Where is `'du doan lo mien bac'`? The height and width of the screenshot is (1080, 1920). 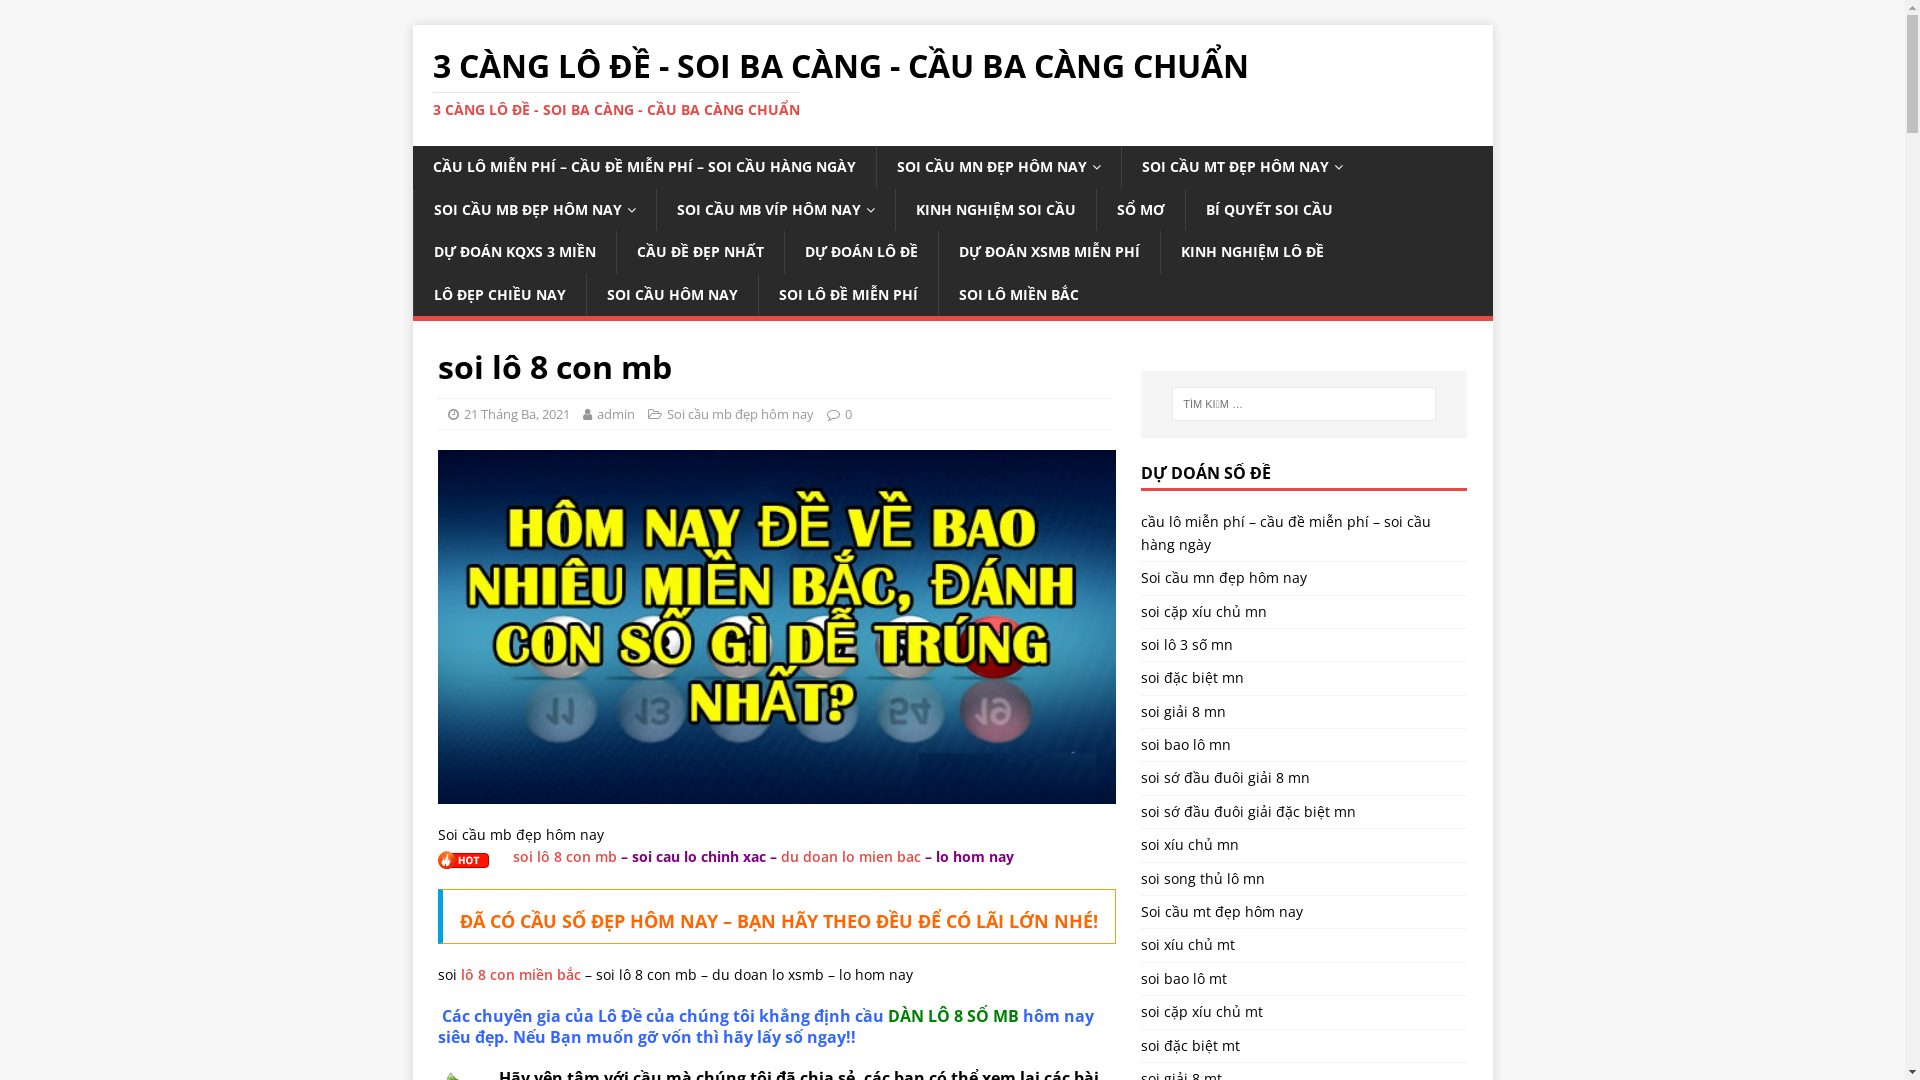 'du doan lo mien bac' is located at coordinates (849, 855).